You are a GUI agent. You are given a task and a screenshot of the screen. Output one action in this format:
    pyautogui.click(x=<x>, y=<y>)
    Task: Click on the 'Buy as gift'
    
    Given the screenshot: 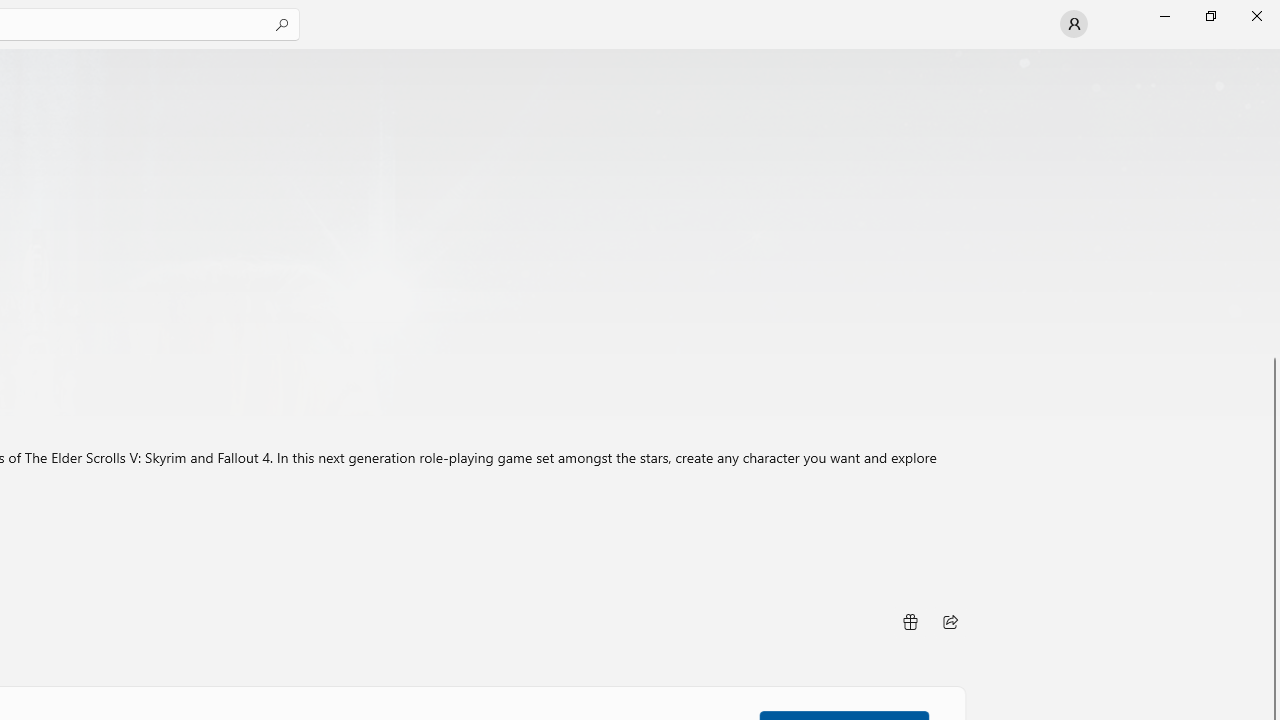 What is the action you would take?
    pyautogui.click(x=908, y=621)
    